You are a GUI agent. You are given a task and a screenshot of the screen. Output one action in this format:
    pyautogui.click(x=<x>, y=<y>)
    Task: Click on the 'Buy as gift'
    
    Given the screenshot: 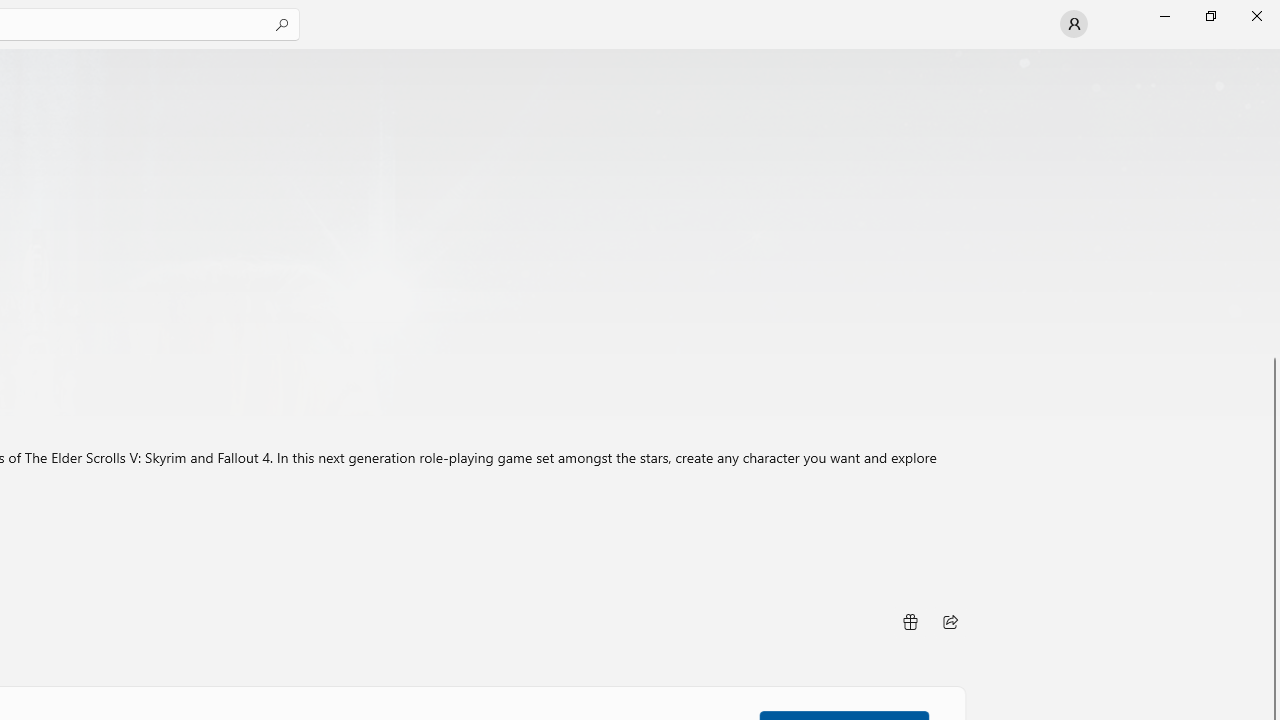 What is the action you would take?
    pyautogui.click(x=908, y=621)
    